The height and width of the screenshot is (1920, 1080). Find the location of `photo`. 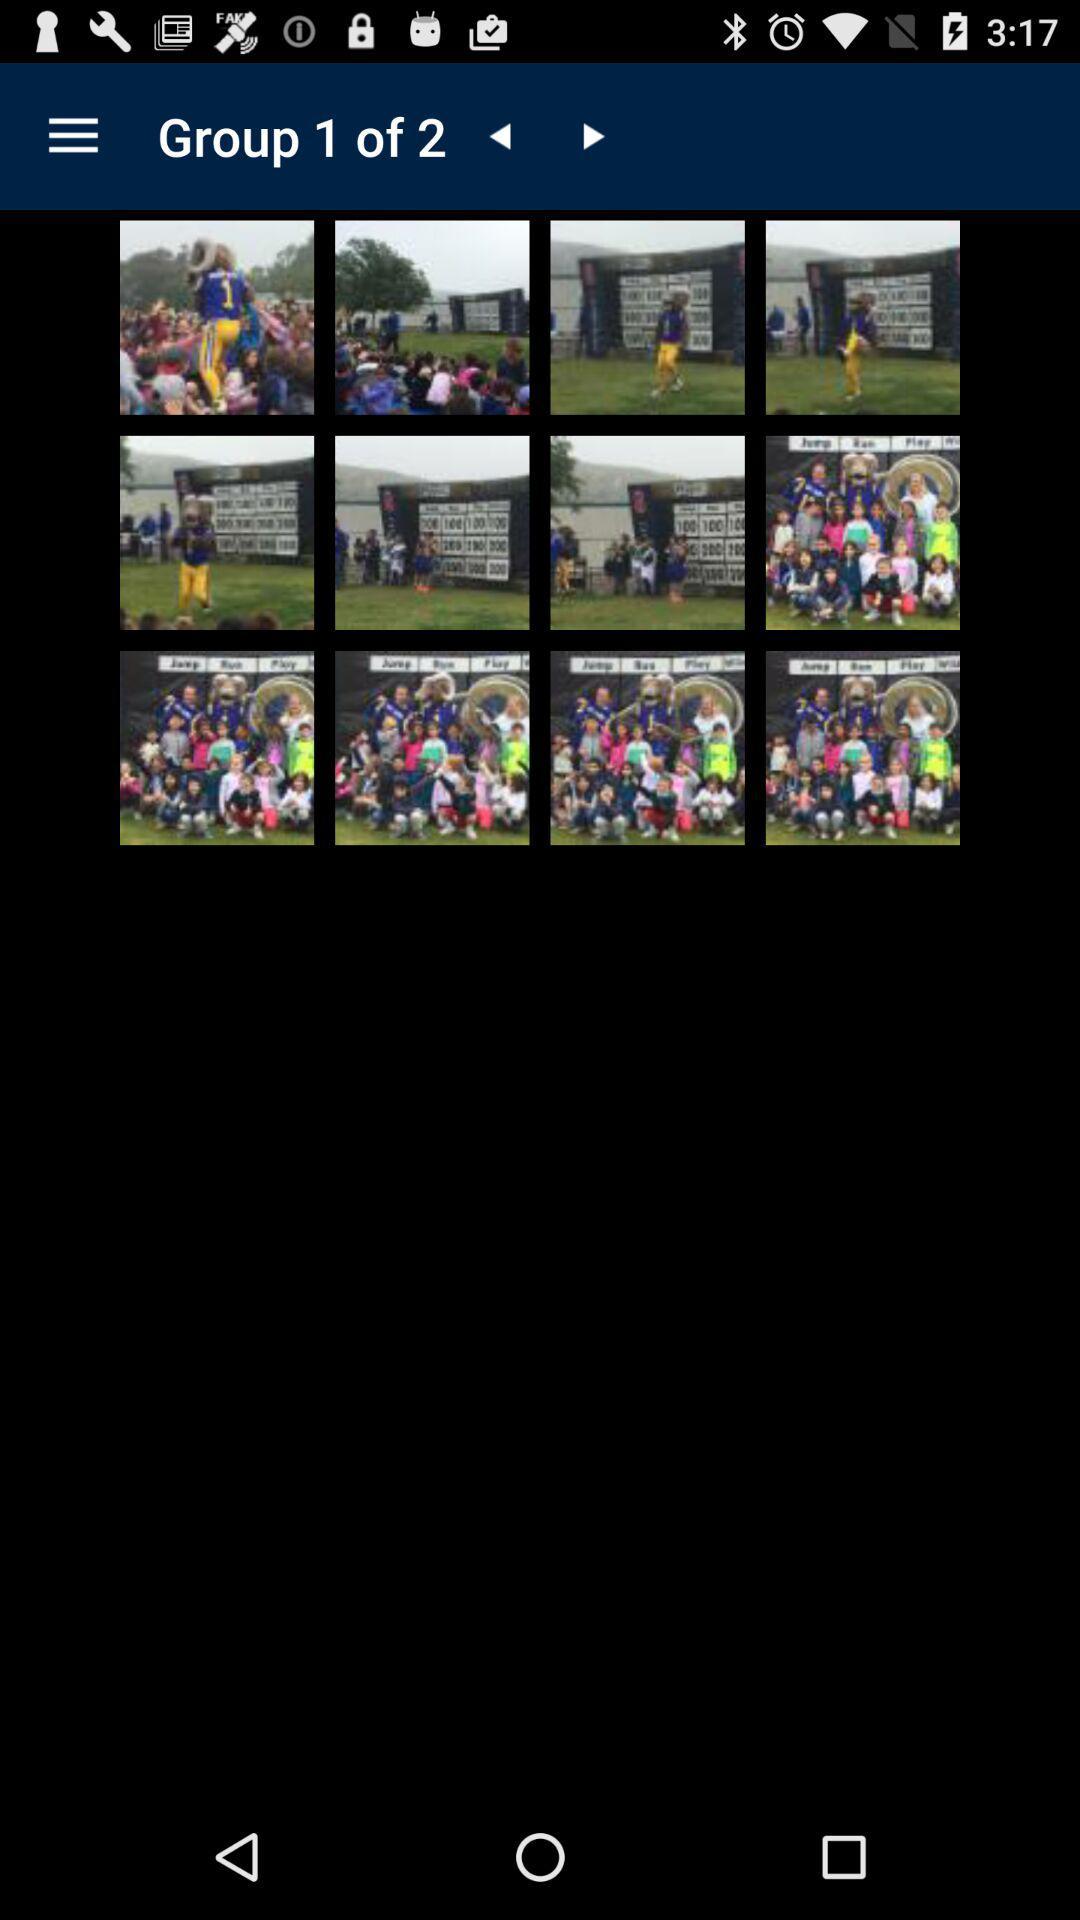

photo is located at coordinates (647, 532).